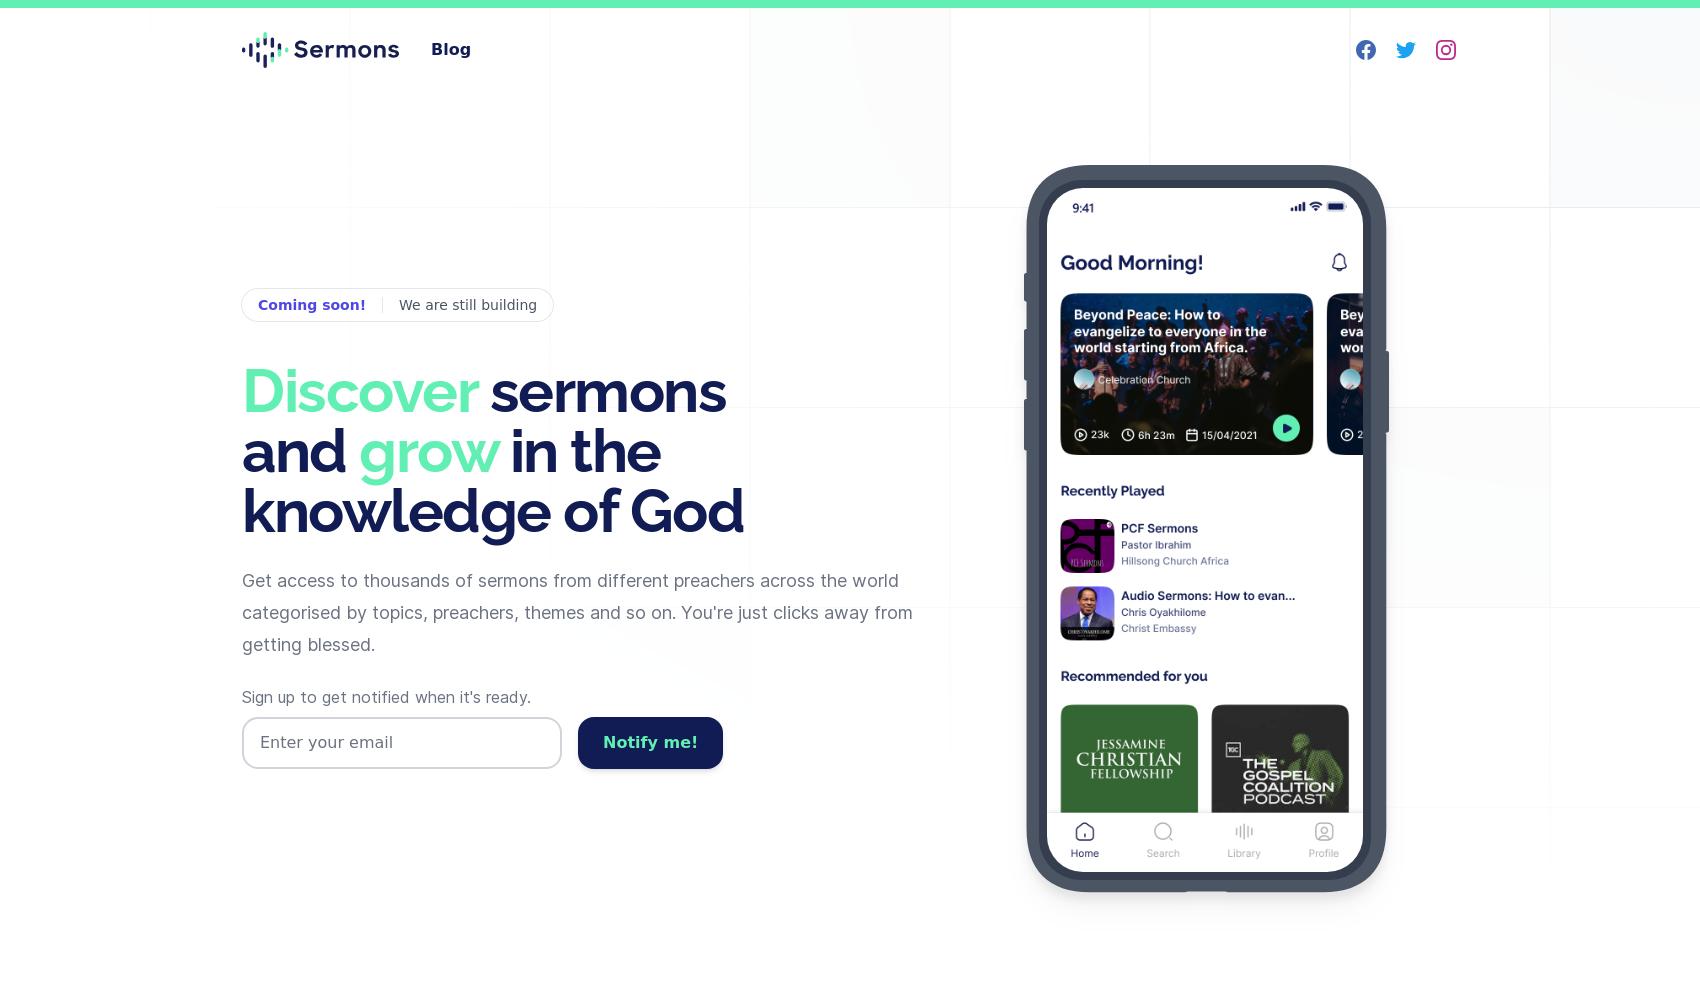  I want to click on 'Blog', so click(451, 49).